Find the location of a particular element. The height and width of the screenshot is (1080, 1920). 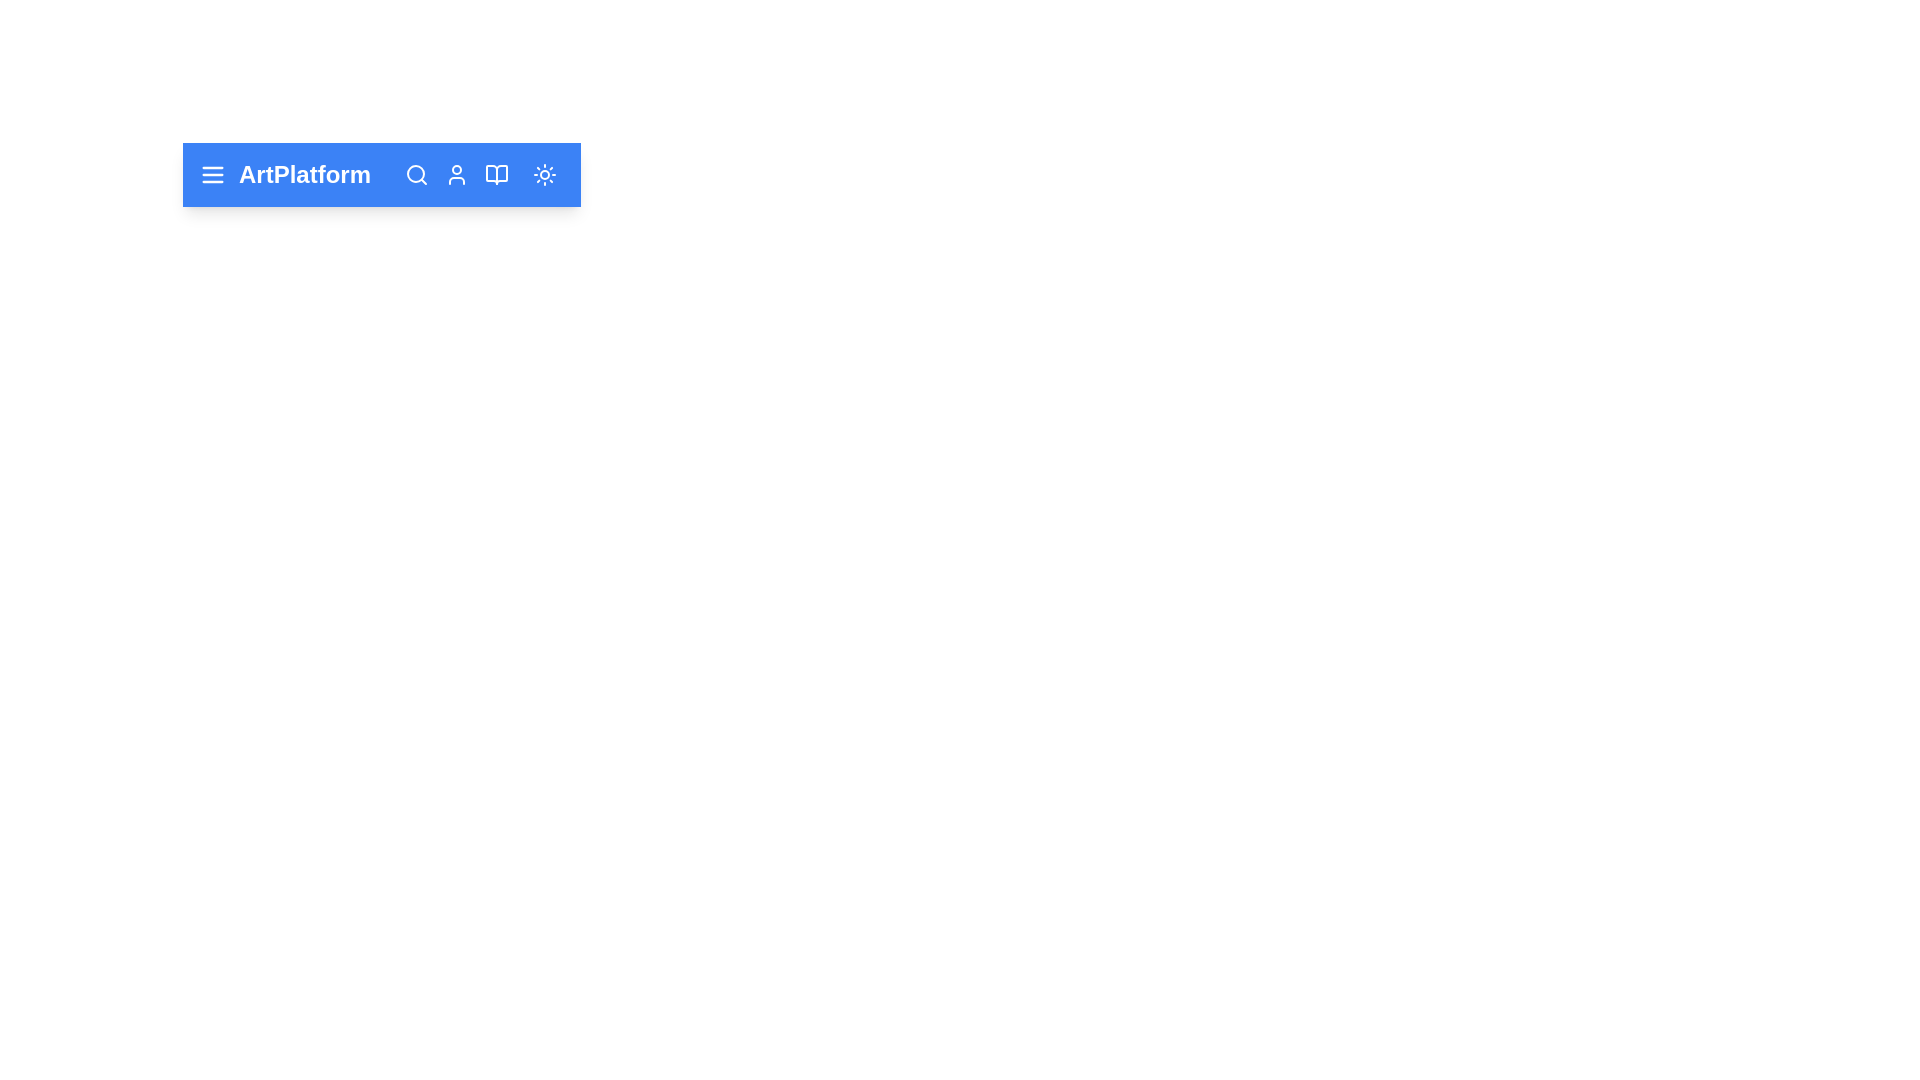

search button to initiate a search is located at coordinates (416, 173).